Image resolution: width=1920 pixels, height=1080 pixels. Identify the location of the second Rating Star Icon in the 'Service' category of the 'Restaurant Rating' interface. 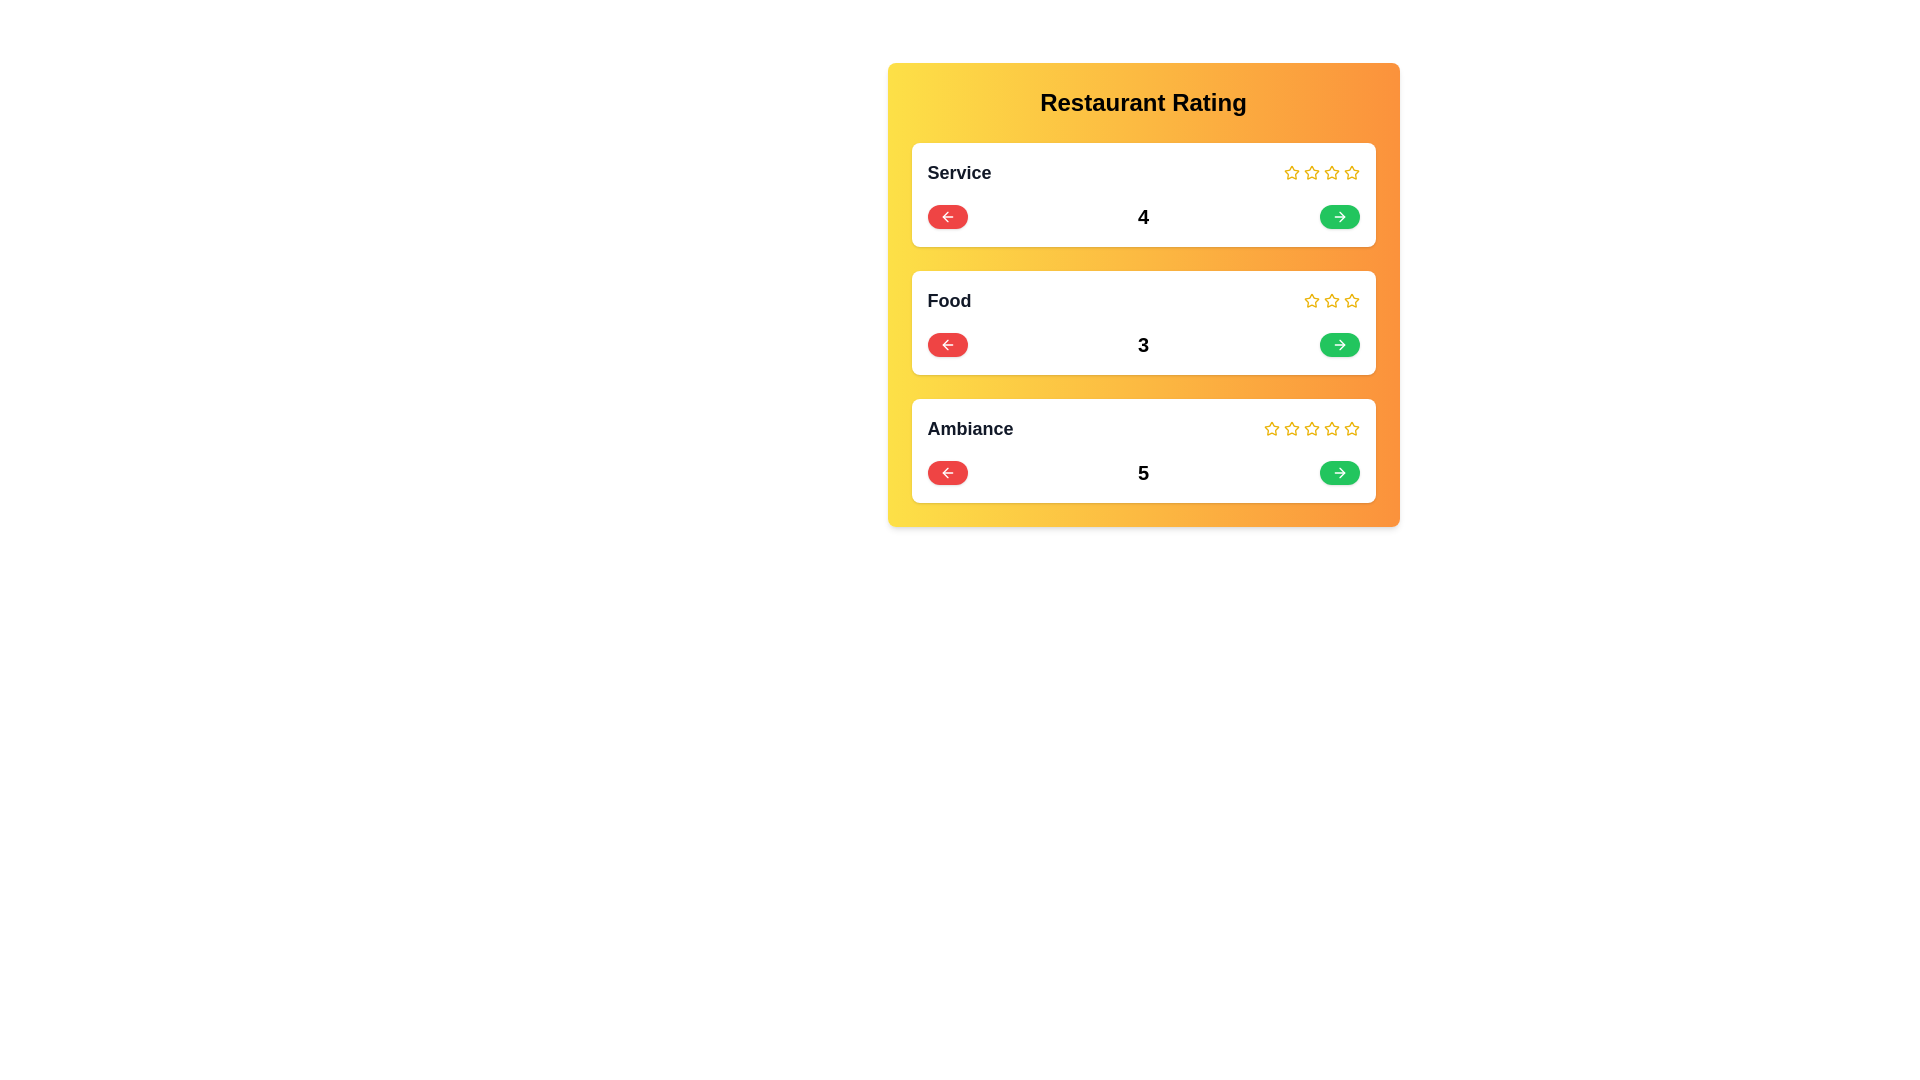
(1311, 172).